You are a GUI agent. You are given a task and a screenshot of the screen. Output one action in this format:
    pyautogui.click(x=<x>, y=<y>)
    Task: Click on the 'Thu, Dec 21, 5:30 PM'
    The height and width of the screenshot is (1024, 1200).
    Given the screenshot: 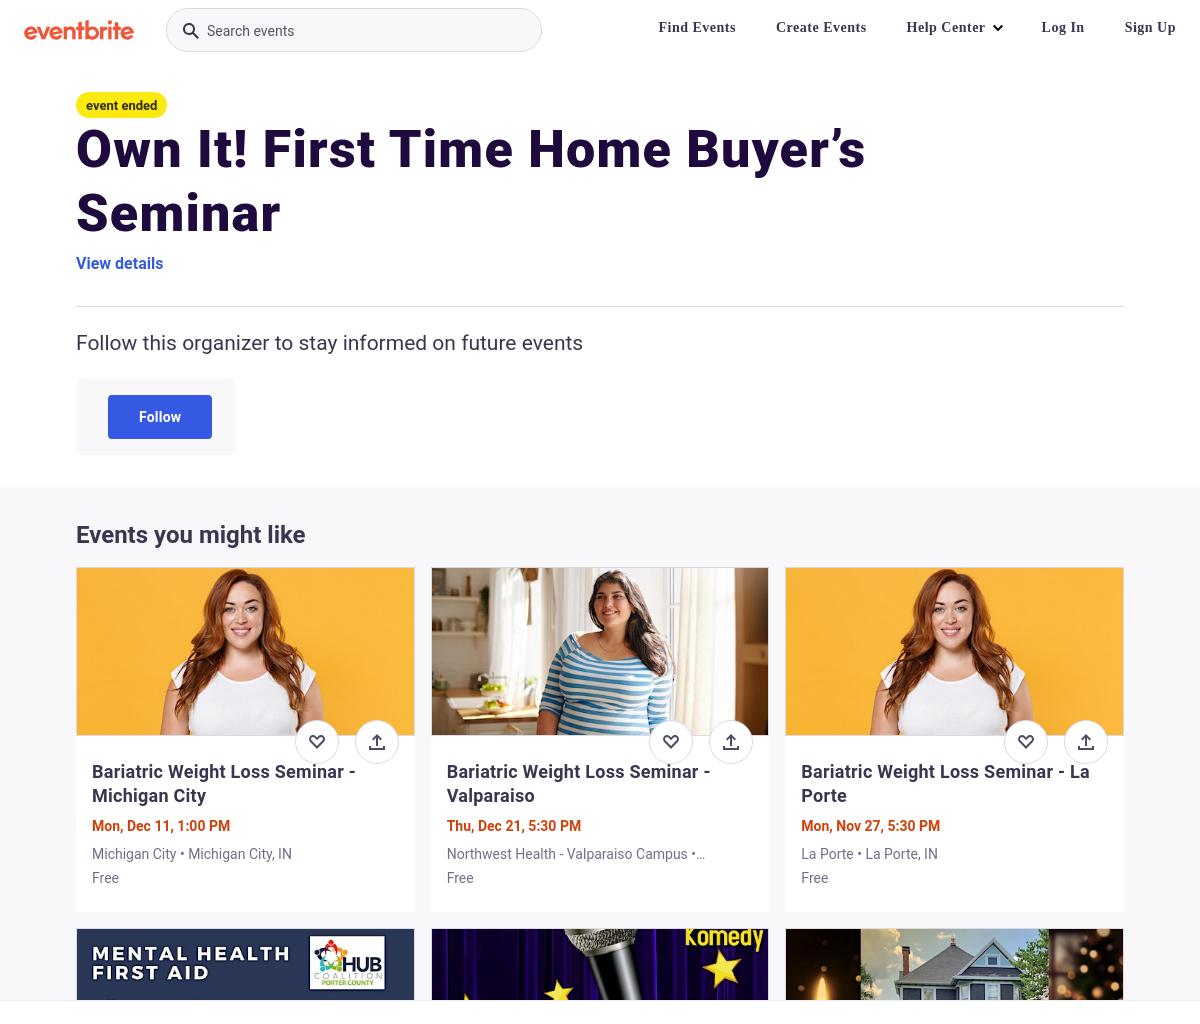 What is the action you would take?
    pyautogui.click(x=446, y=824)
    